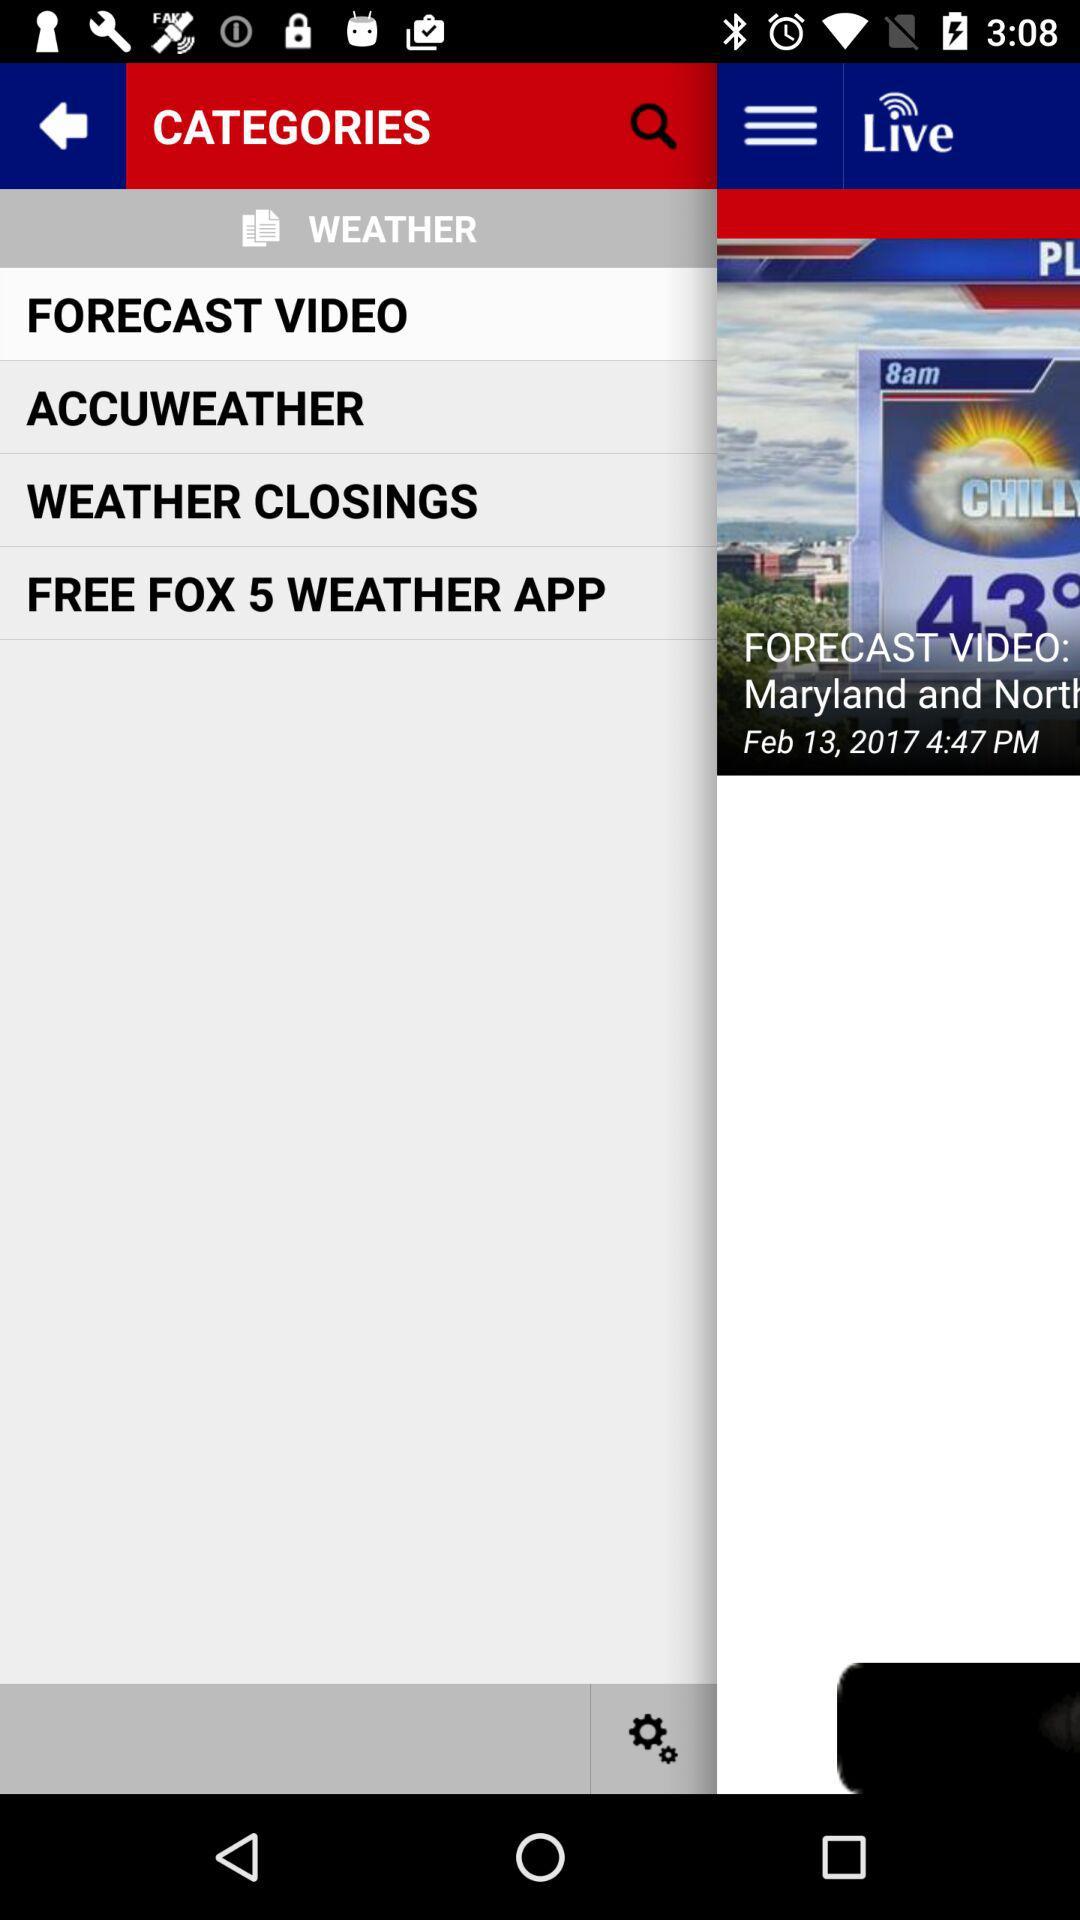  Describe the element at coordinates (217, 312) in the screenshot. I see `icon below weather` at that location.